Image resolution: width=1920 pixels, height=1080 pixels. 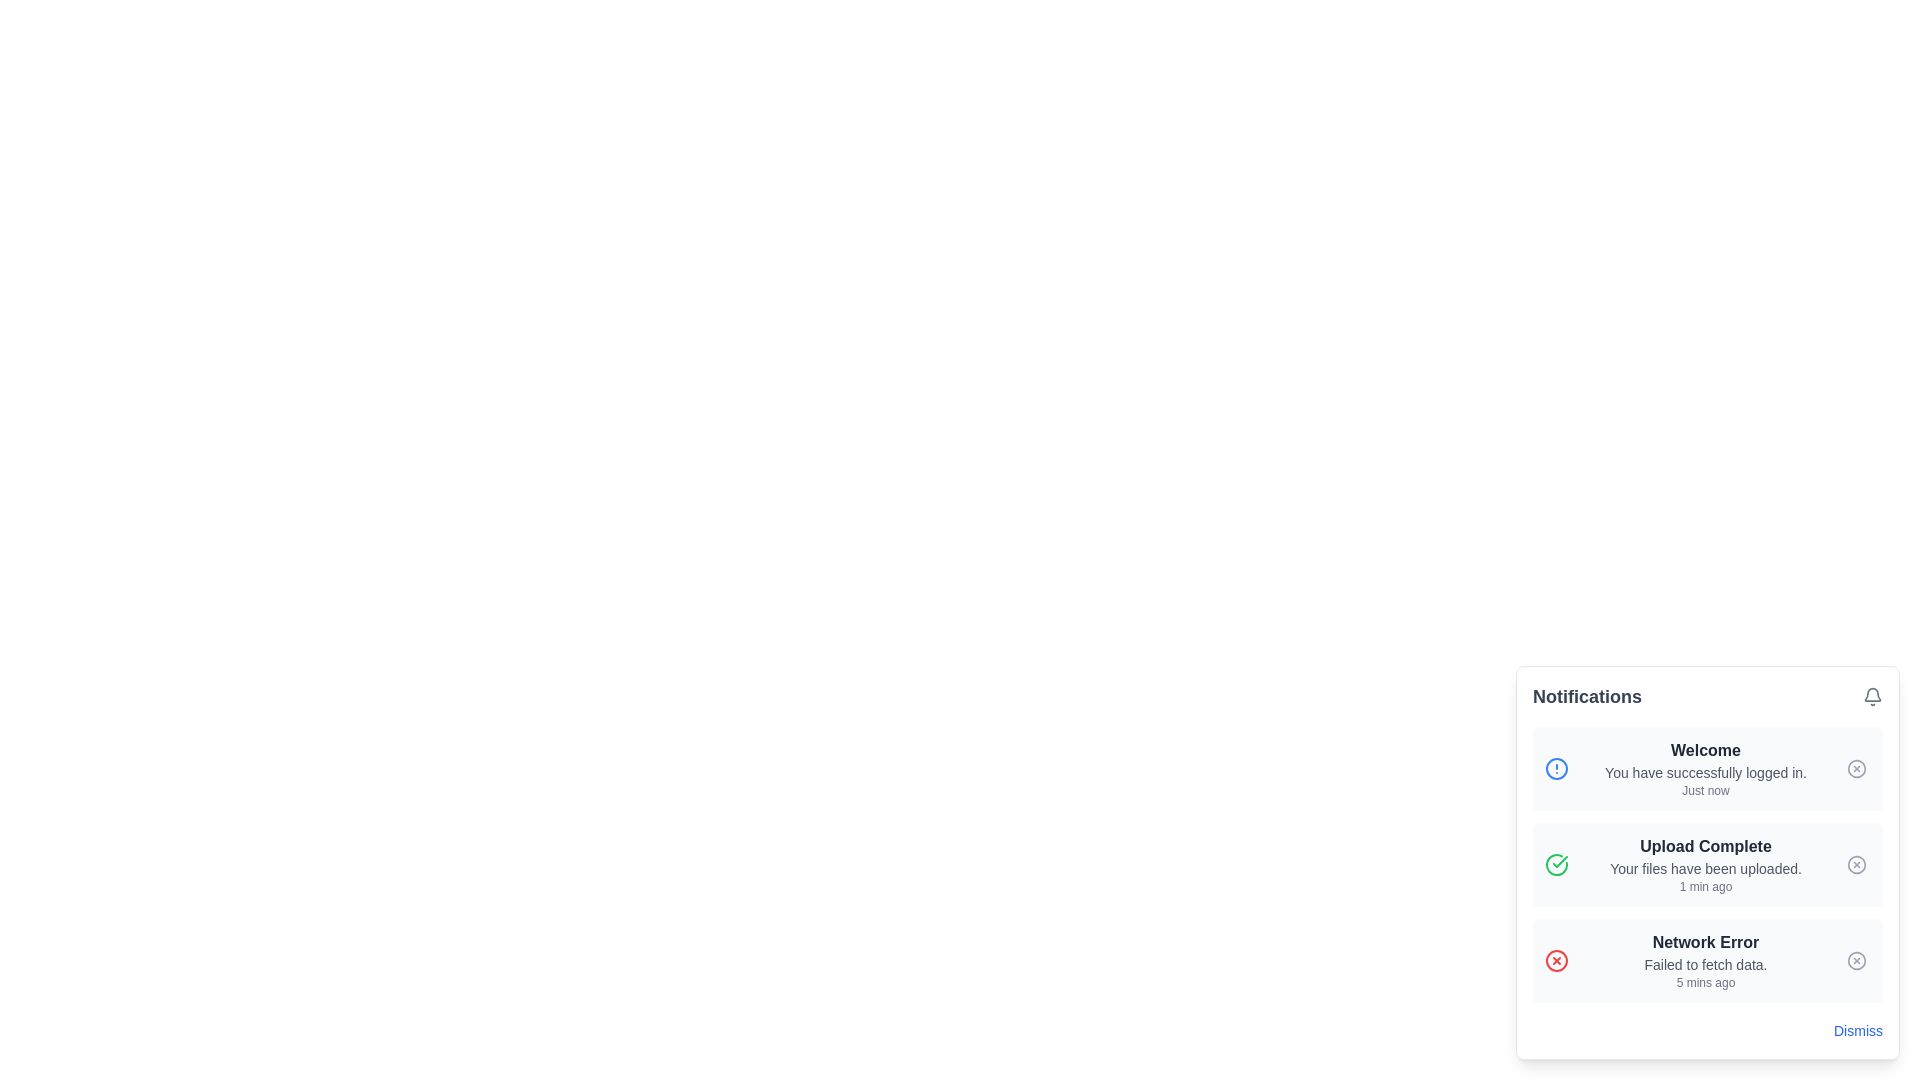 What do you see at coordinates (1857, 1030) in the screenshot?
I see `the 'Dismiss' textual hyperlink located at the bottom-right corner of the notifications panel` at bounding box center [1857, 1030].